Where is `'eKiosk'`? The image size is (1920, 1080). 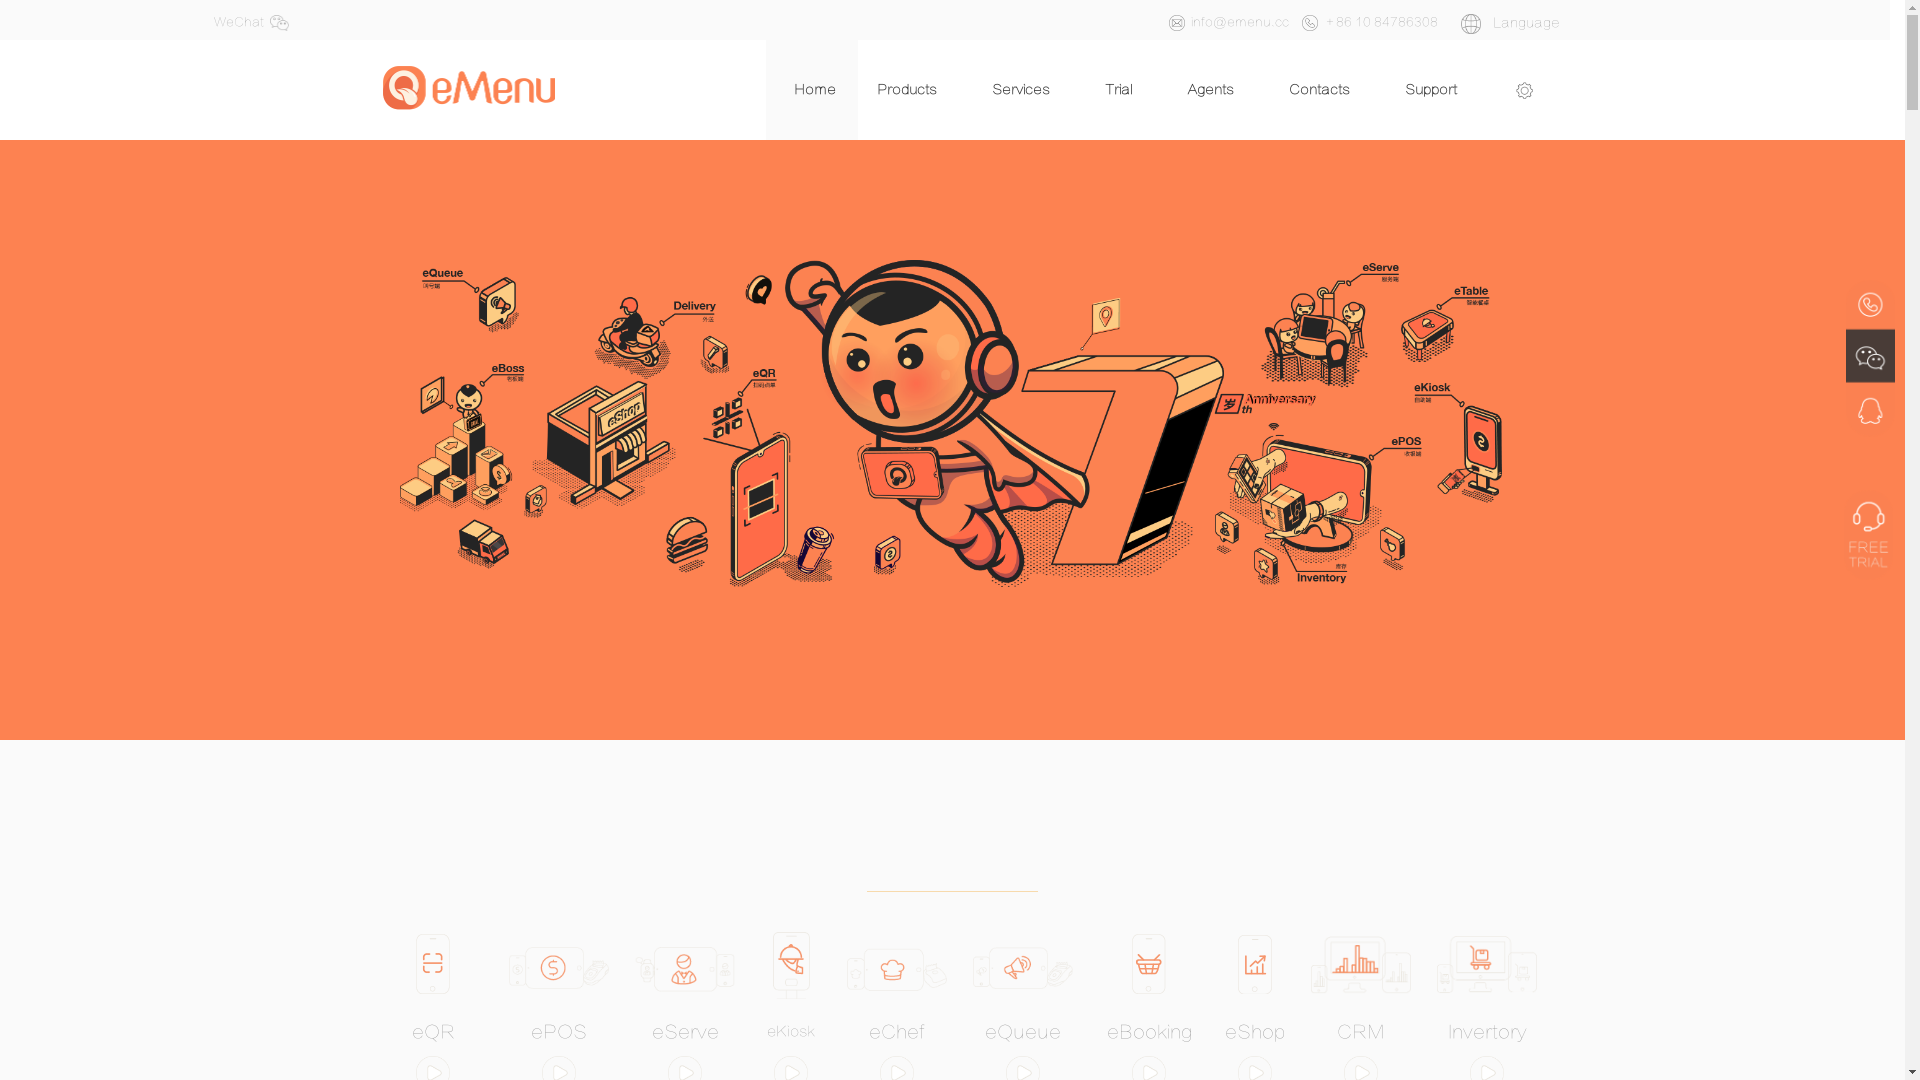 'eKiosk' is located at coordinates (790, 1028).